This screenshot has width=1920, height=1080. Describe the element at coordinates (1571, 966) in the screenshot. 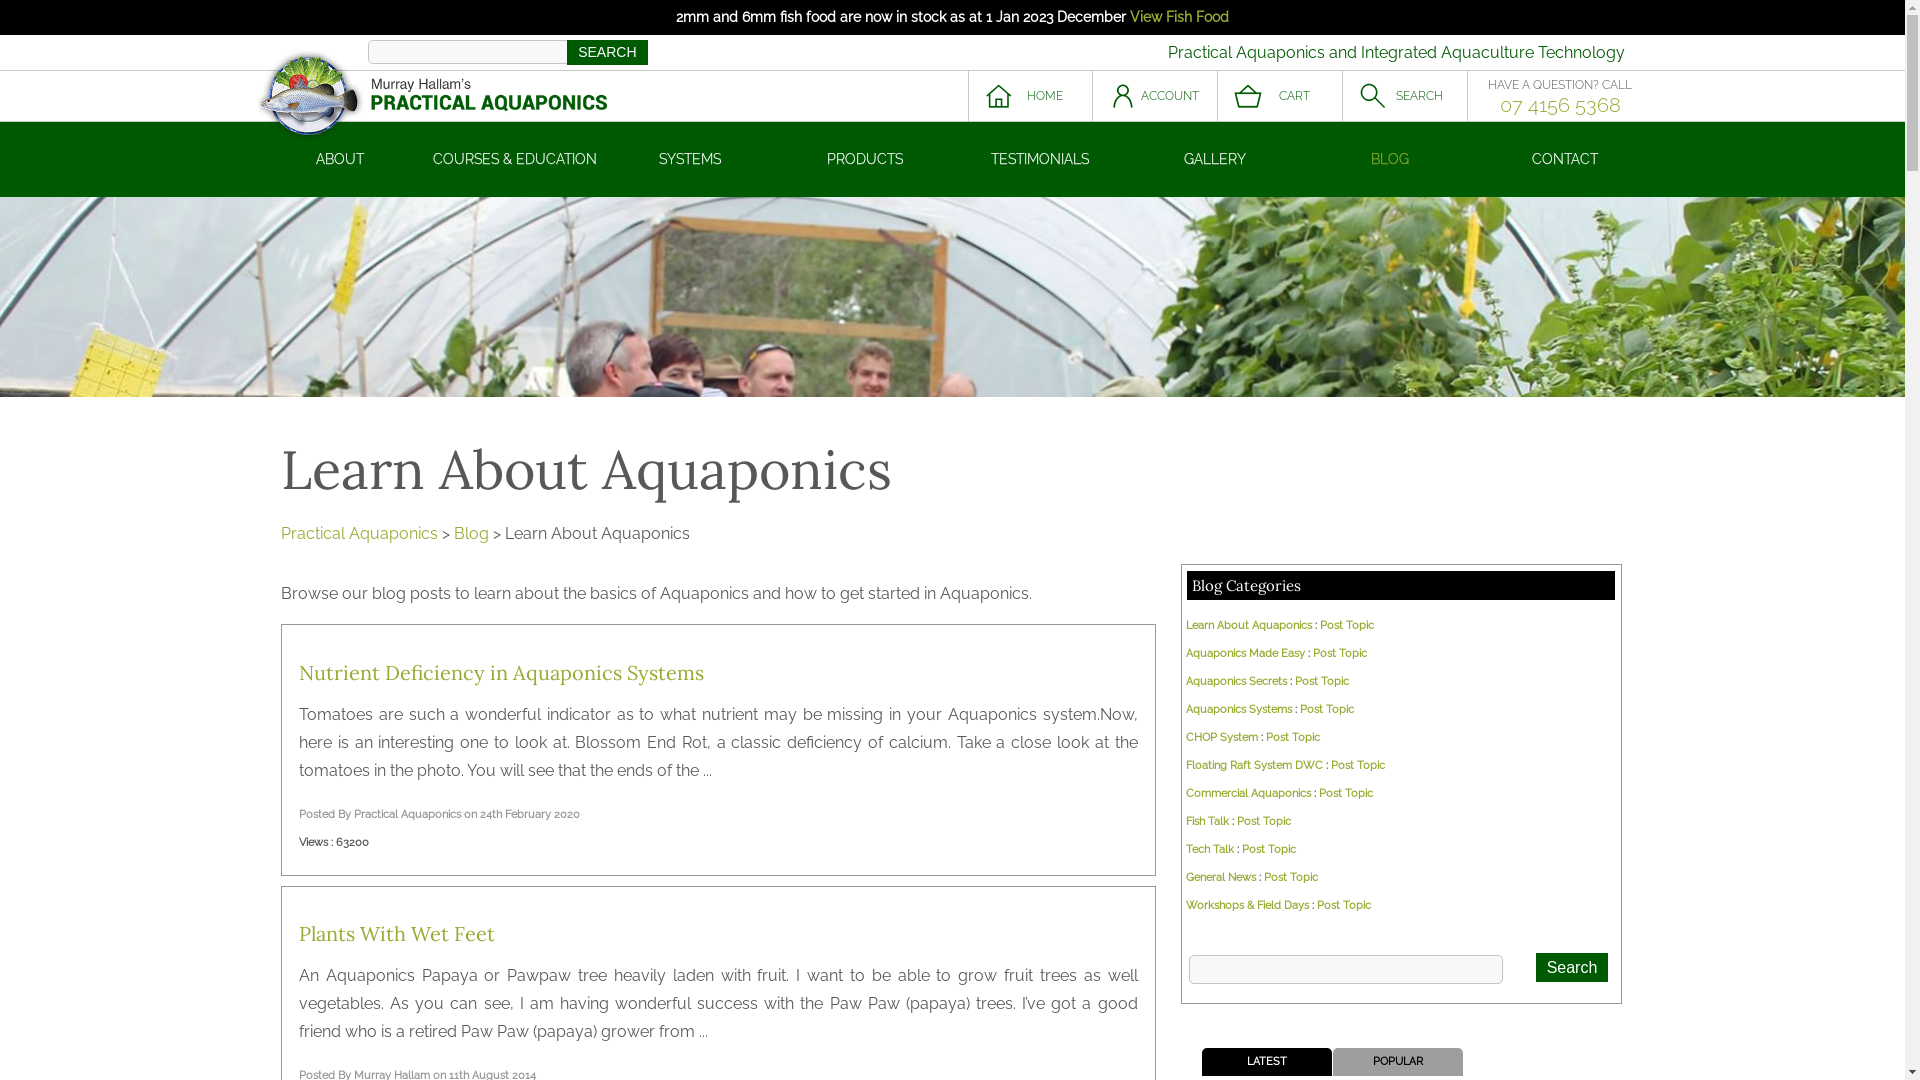

I see `'Search'` at that location.